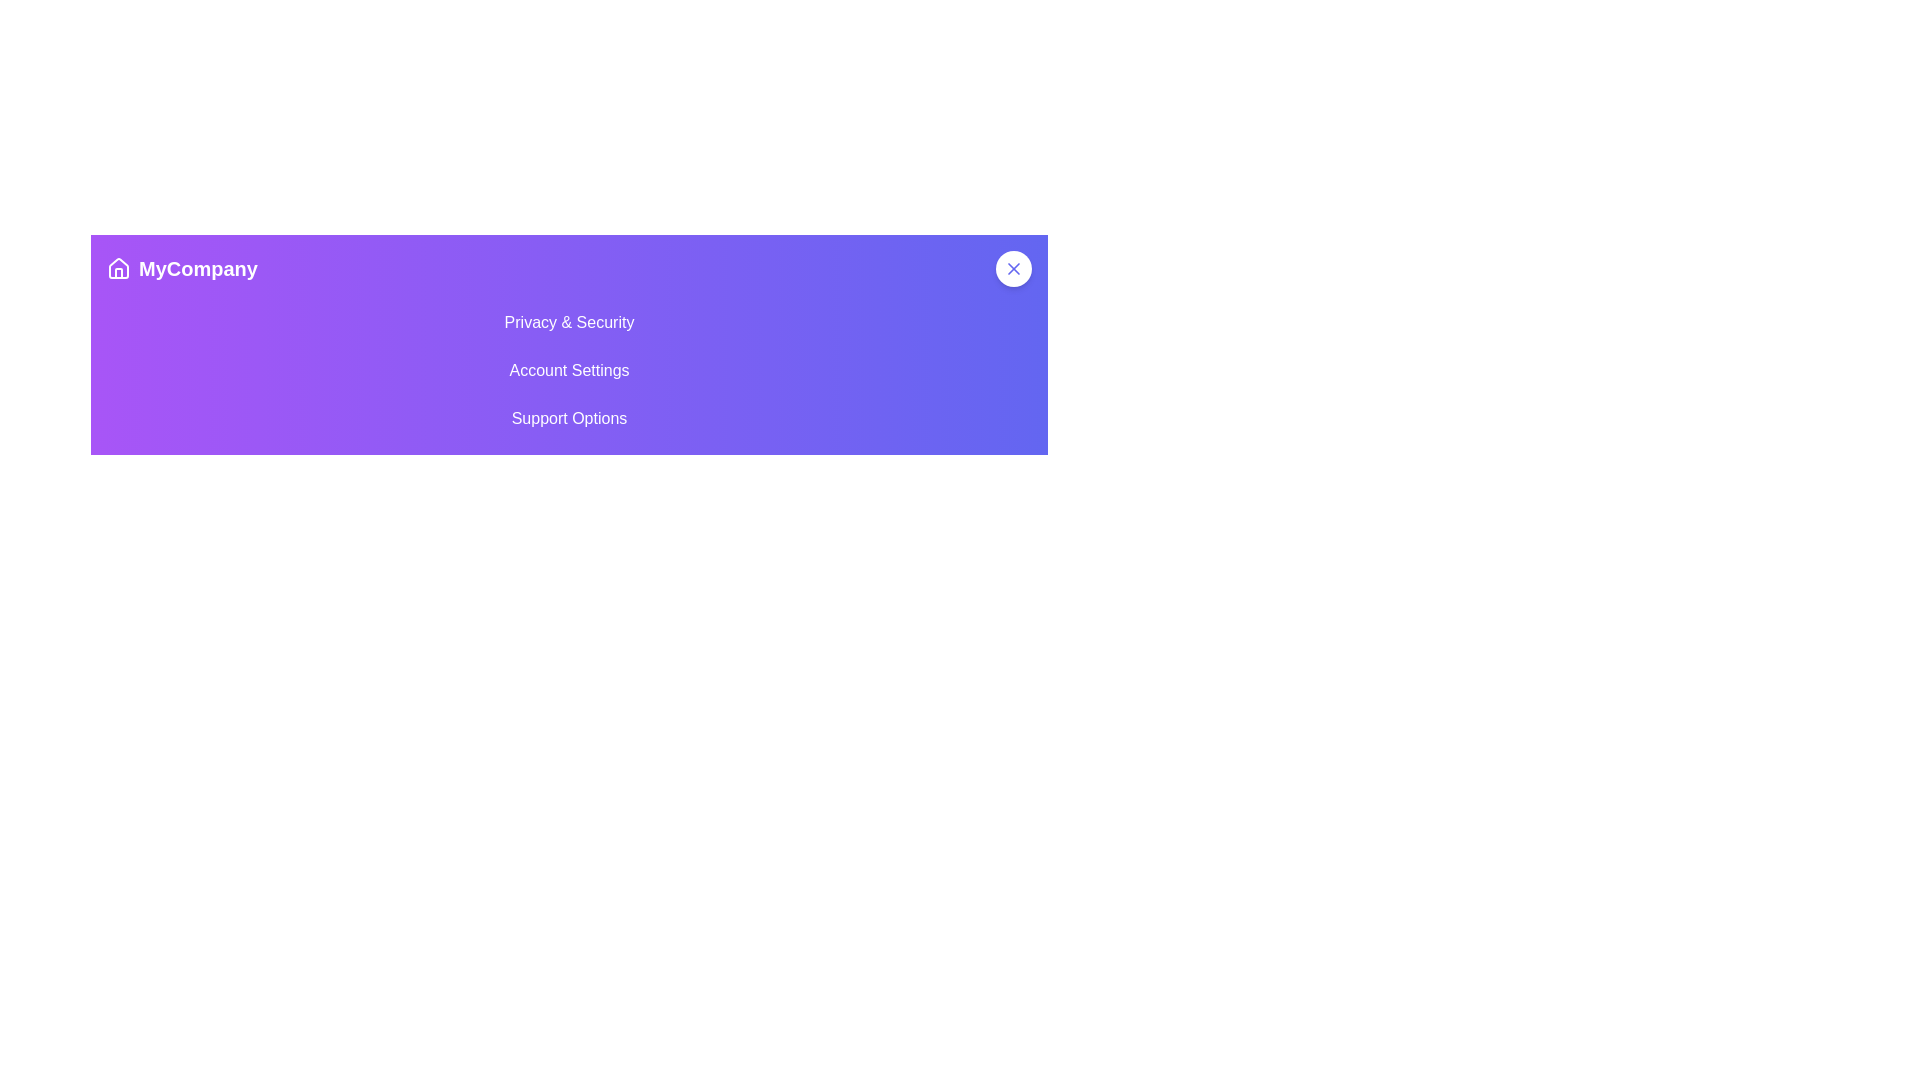 The height and width of the screenshot is (1080, 1920). Describe the element at coordinates (1013, 268) in the screenshot. I see `the small, circular, white icon with a blue 'X' mark located on the far right of the header bar` at that location.